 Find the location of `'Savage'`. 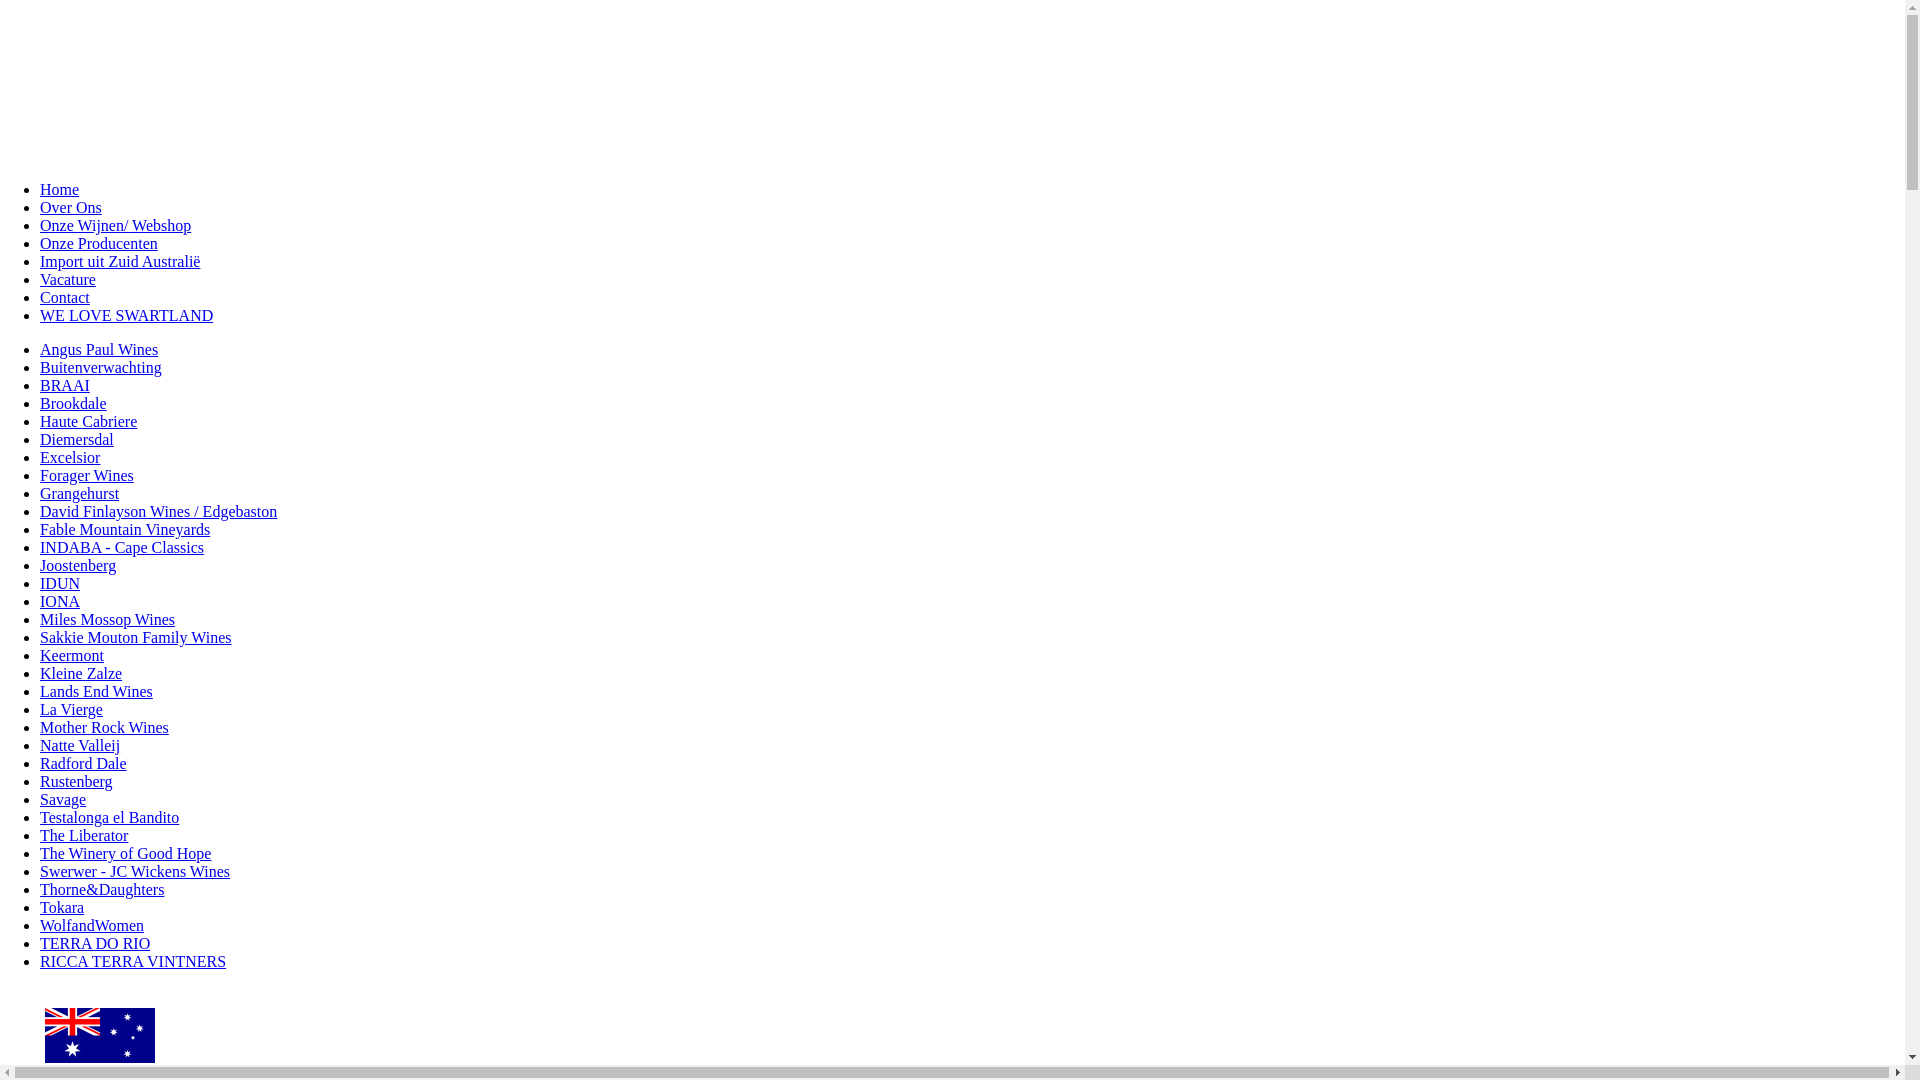

'Savage' is located at coordinates (62, 798).